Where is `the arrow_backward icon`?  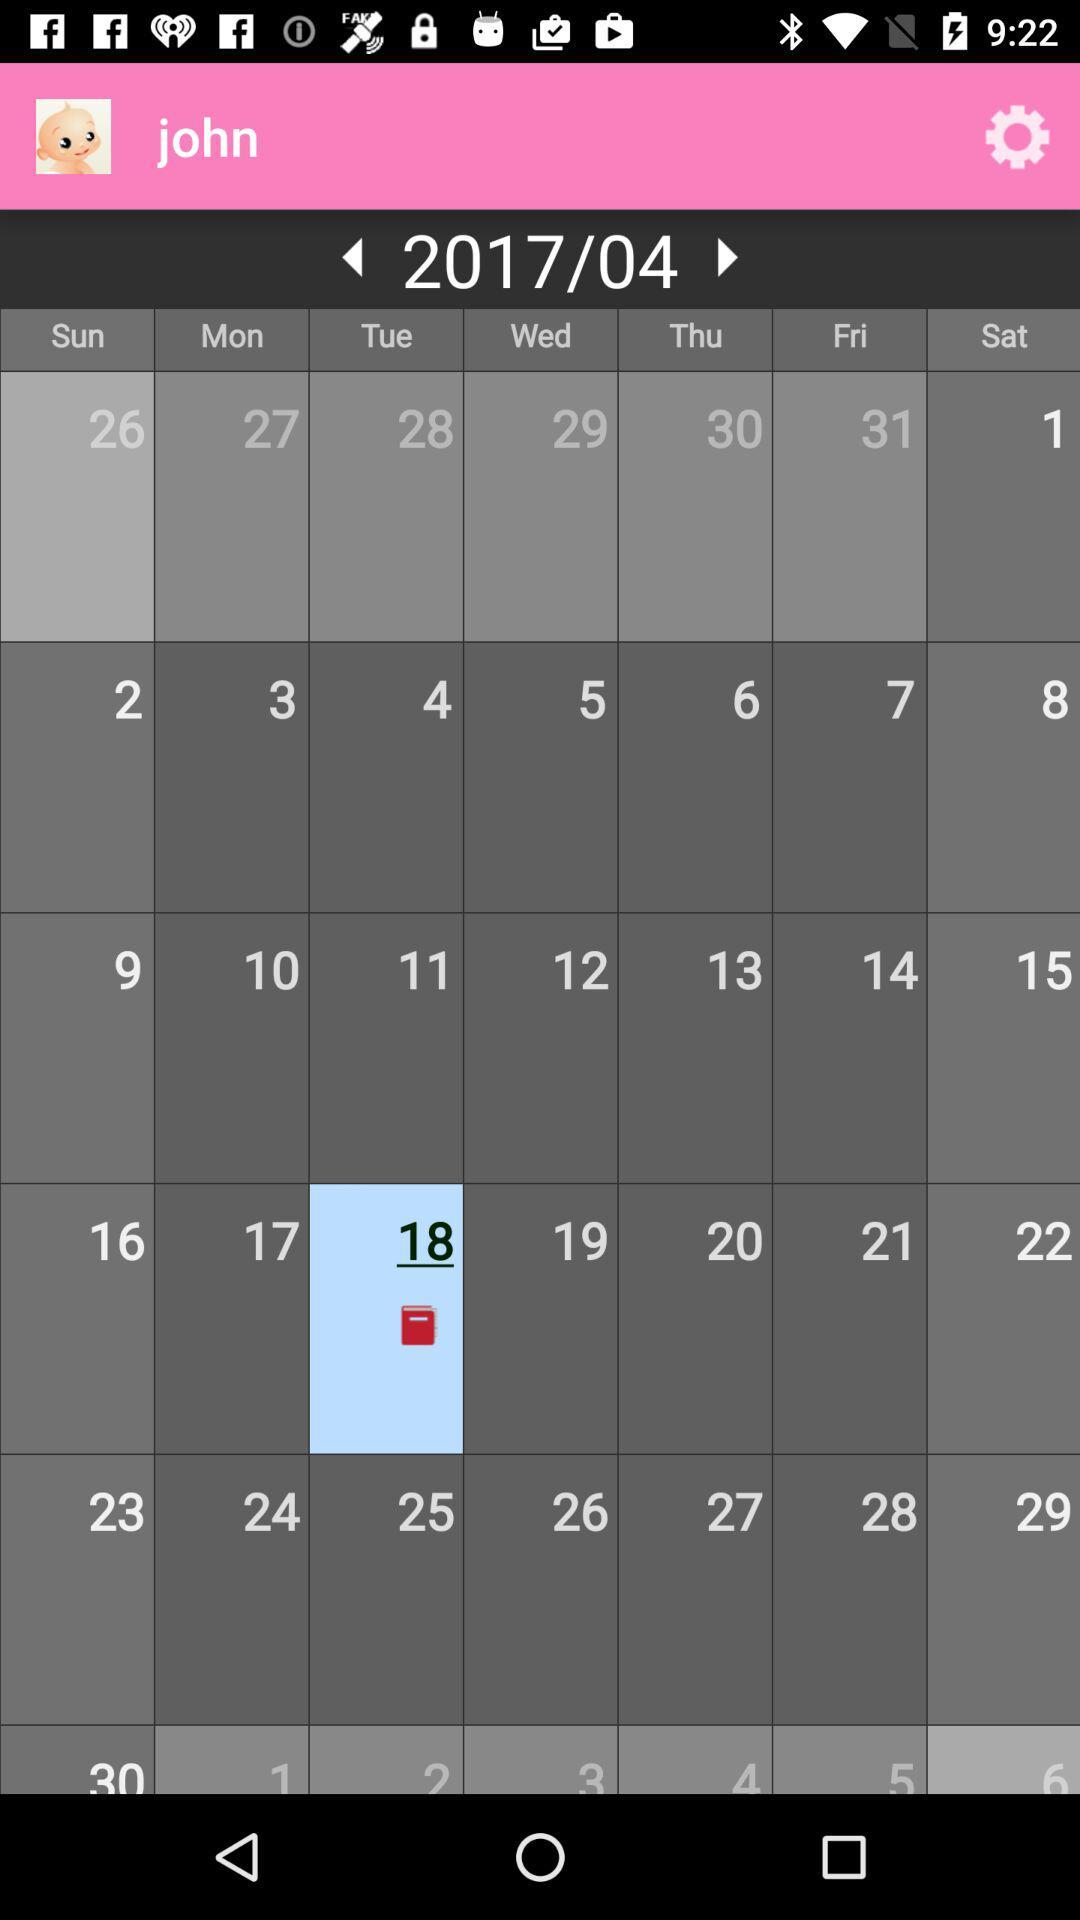
the arrow_backward icon is located at coordinates (353, 256).